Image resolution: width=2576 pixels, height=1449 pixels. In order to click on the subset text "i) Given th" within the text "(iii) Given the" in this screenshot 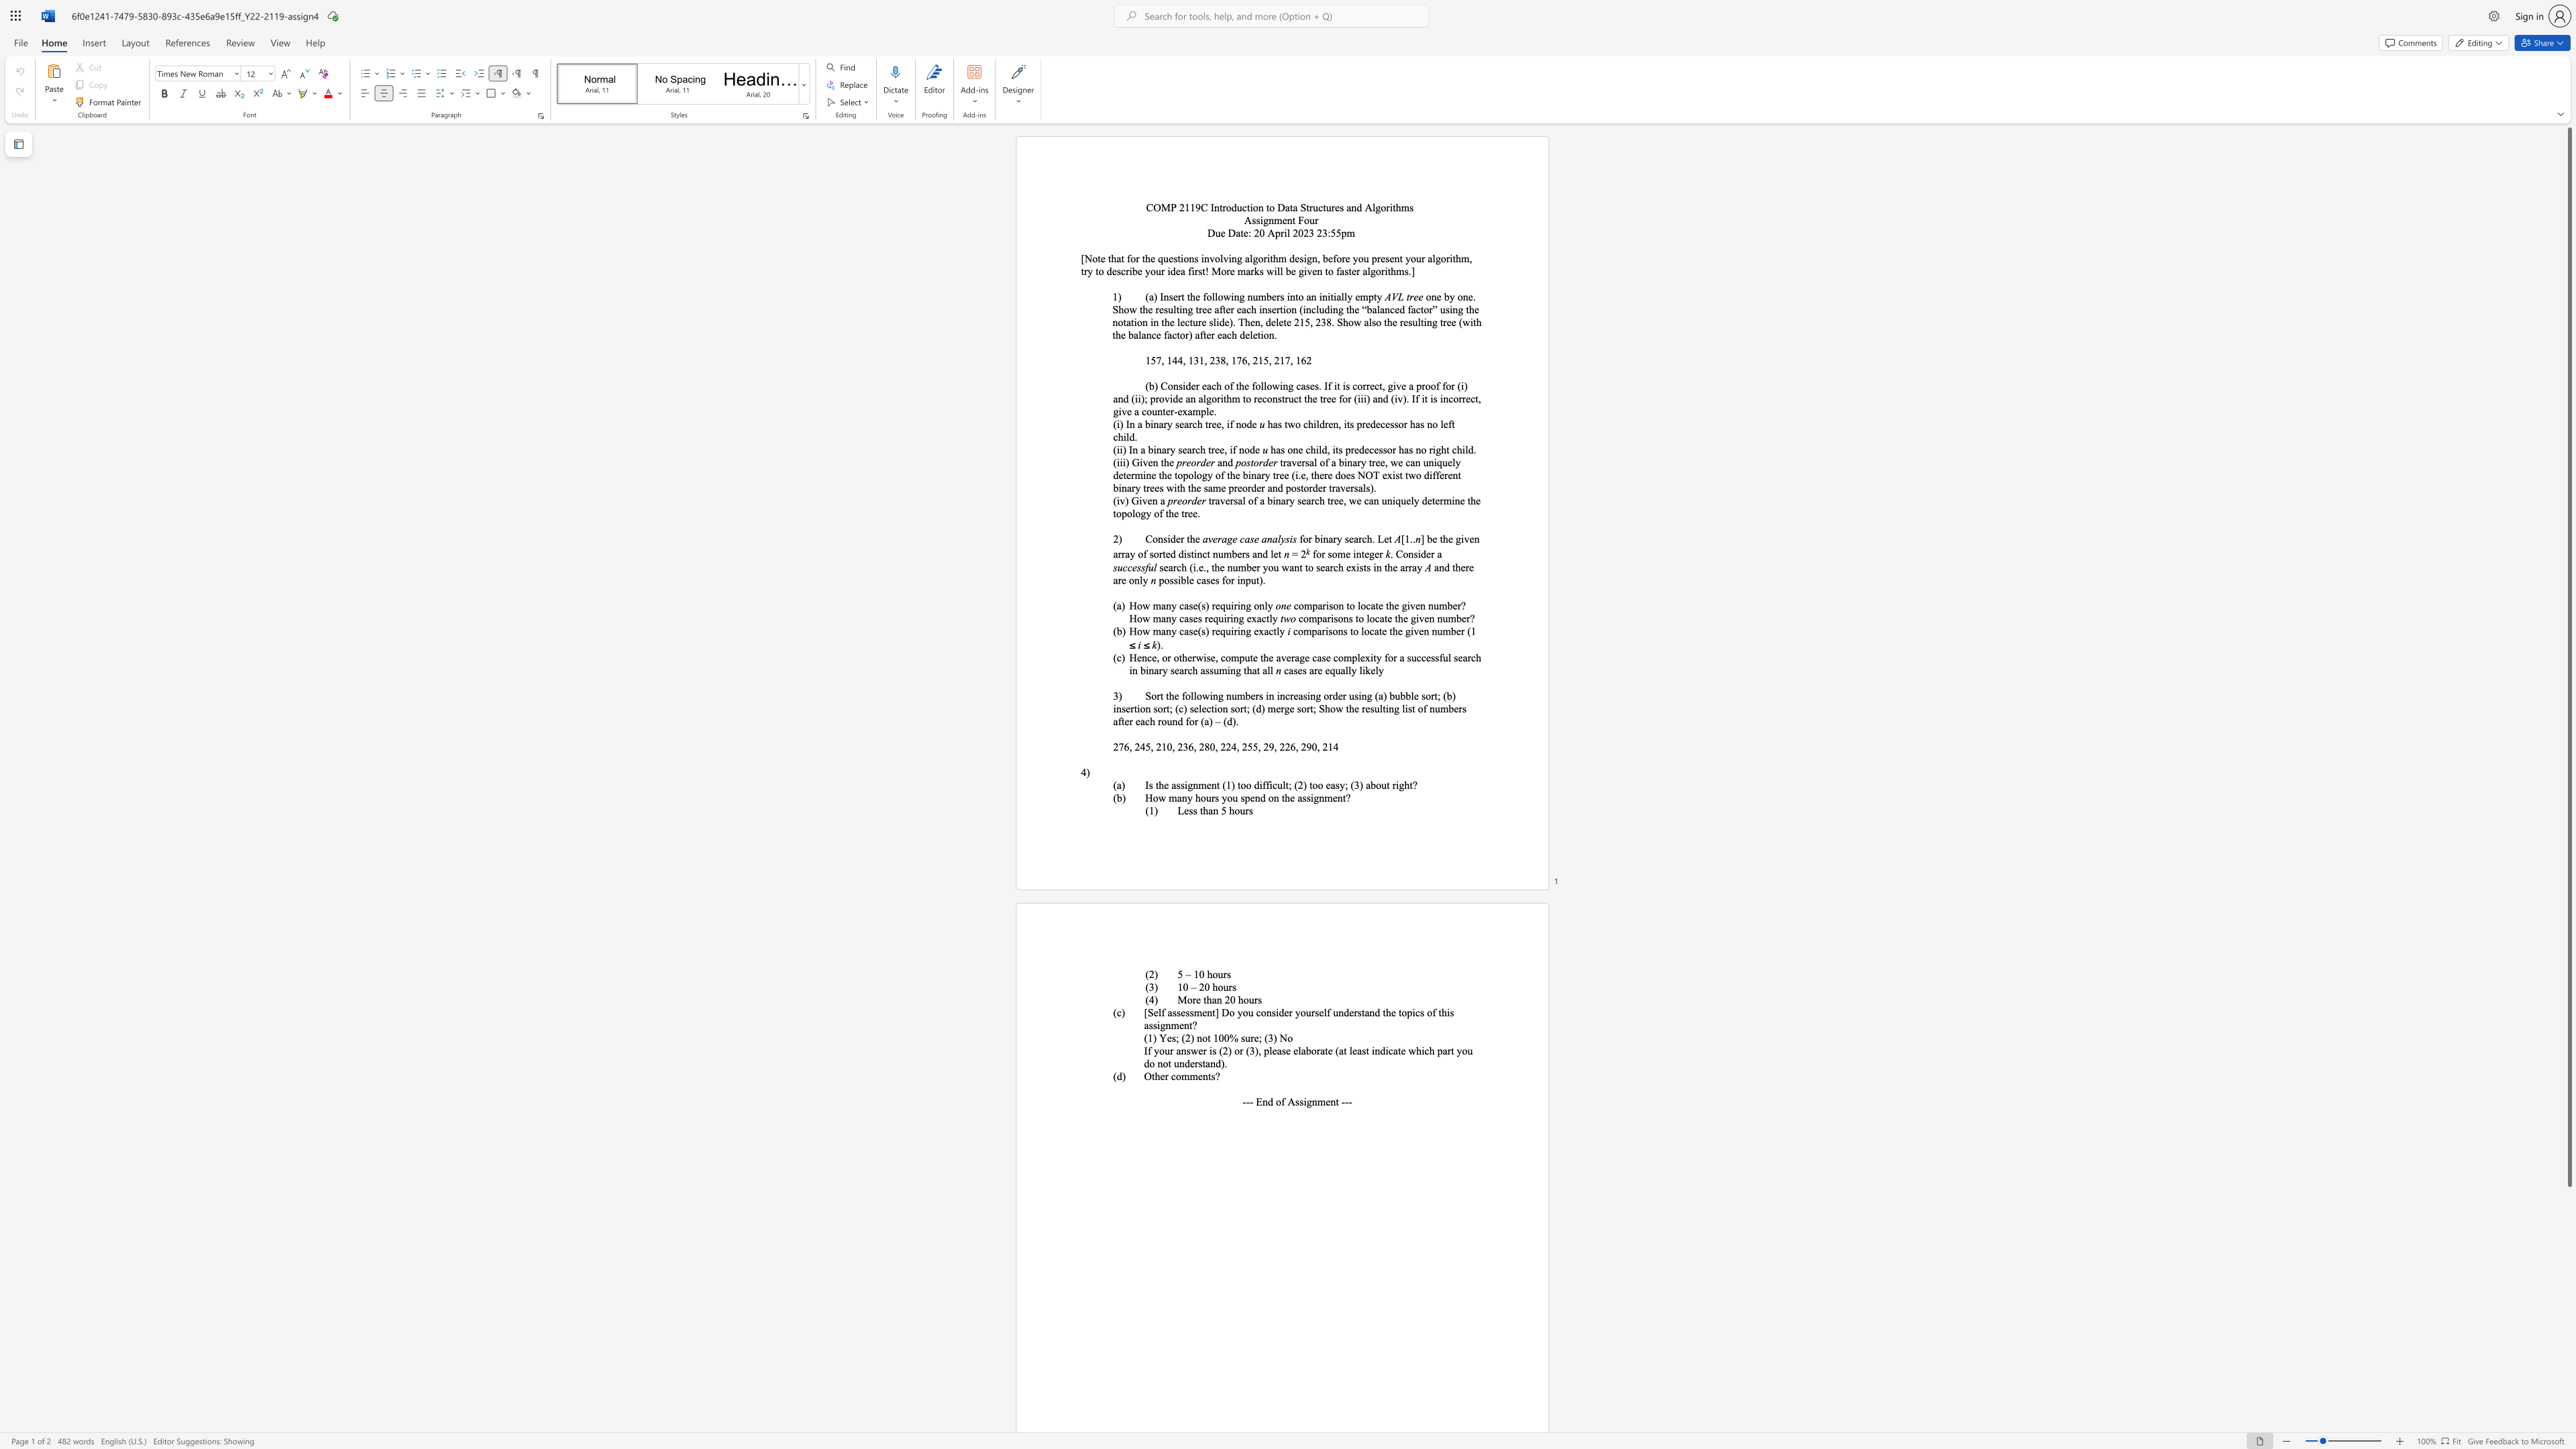, I will do `click(1122, 462)`.